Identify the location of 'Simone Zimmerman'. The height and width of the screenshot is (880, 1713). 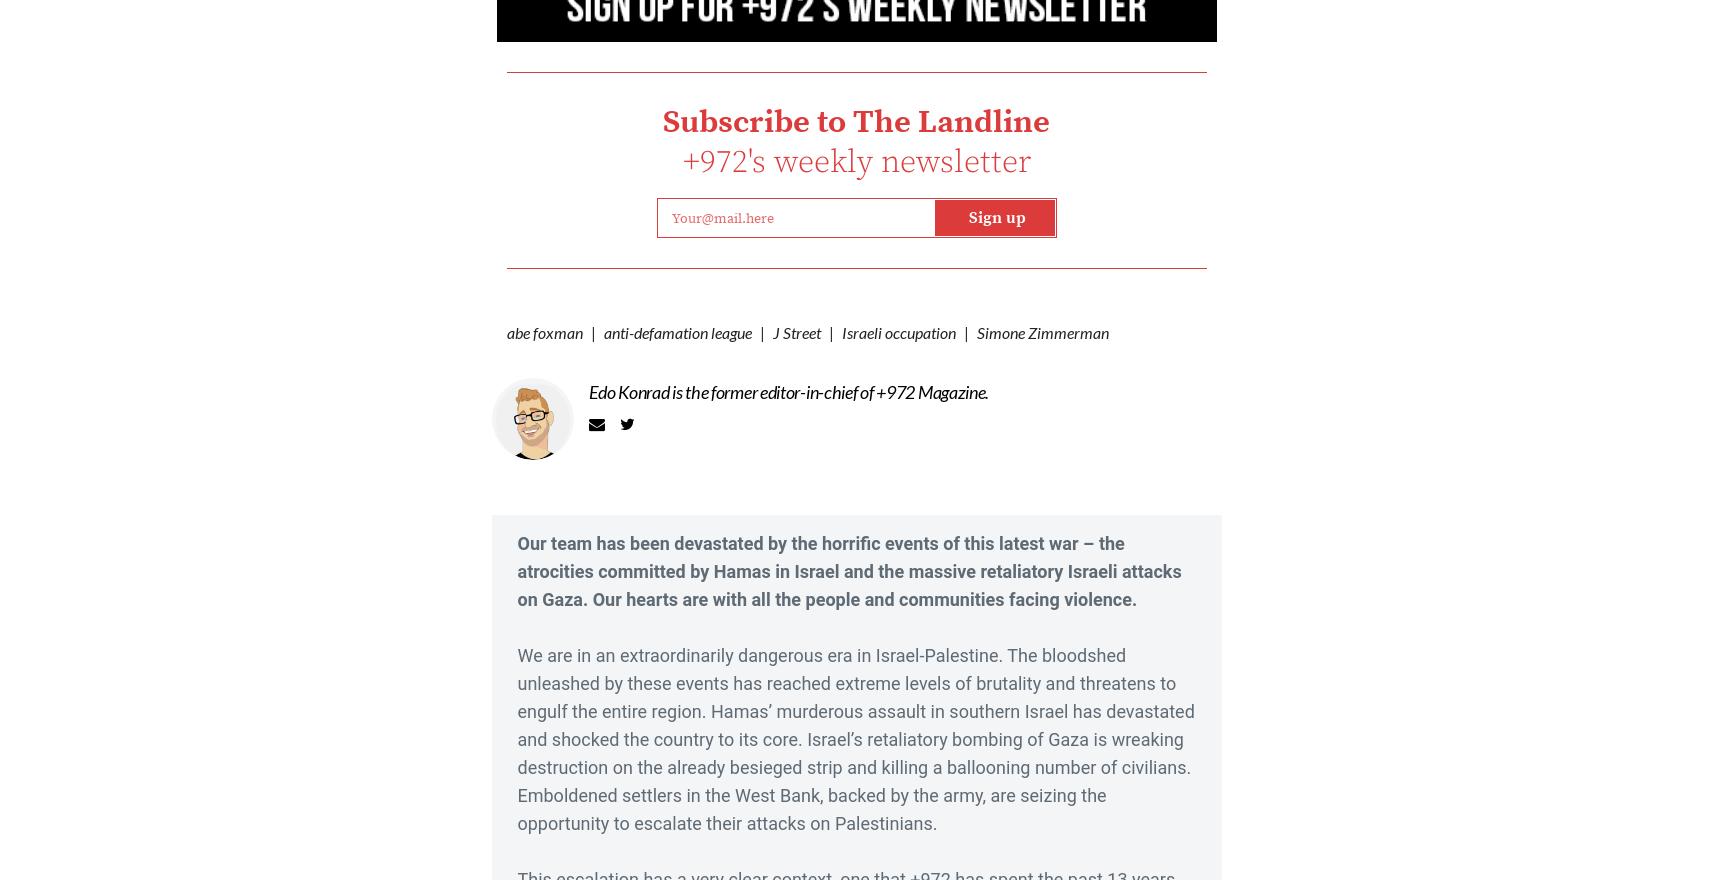
(976, 331).